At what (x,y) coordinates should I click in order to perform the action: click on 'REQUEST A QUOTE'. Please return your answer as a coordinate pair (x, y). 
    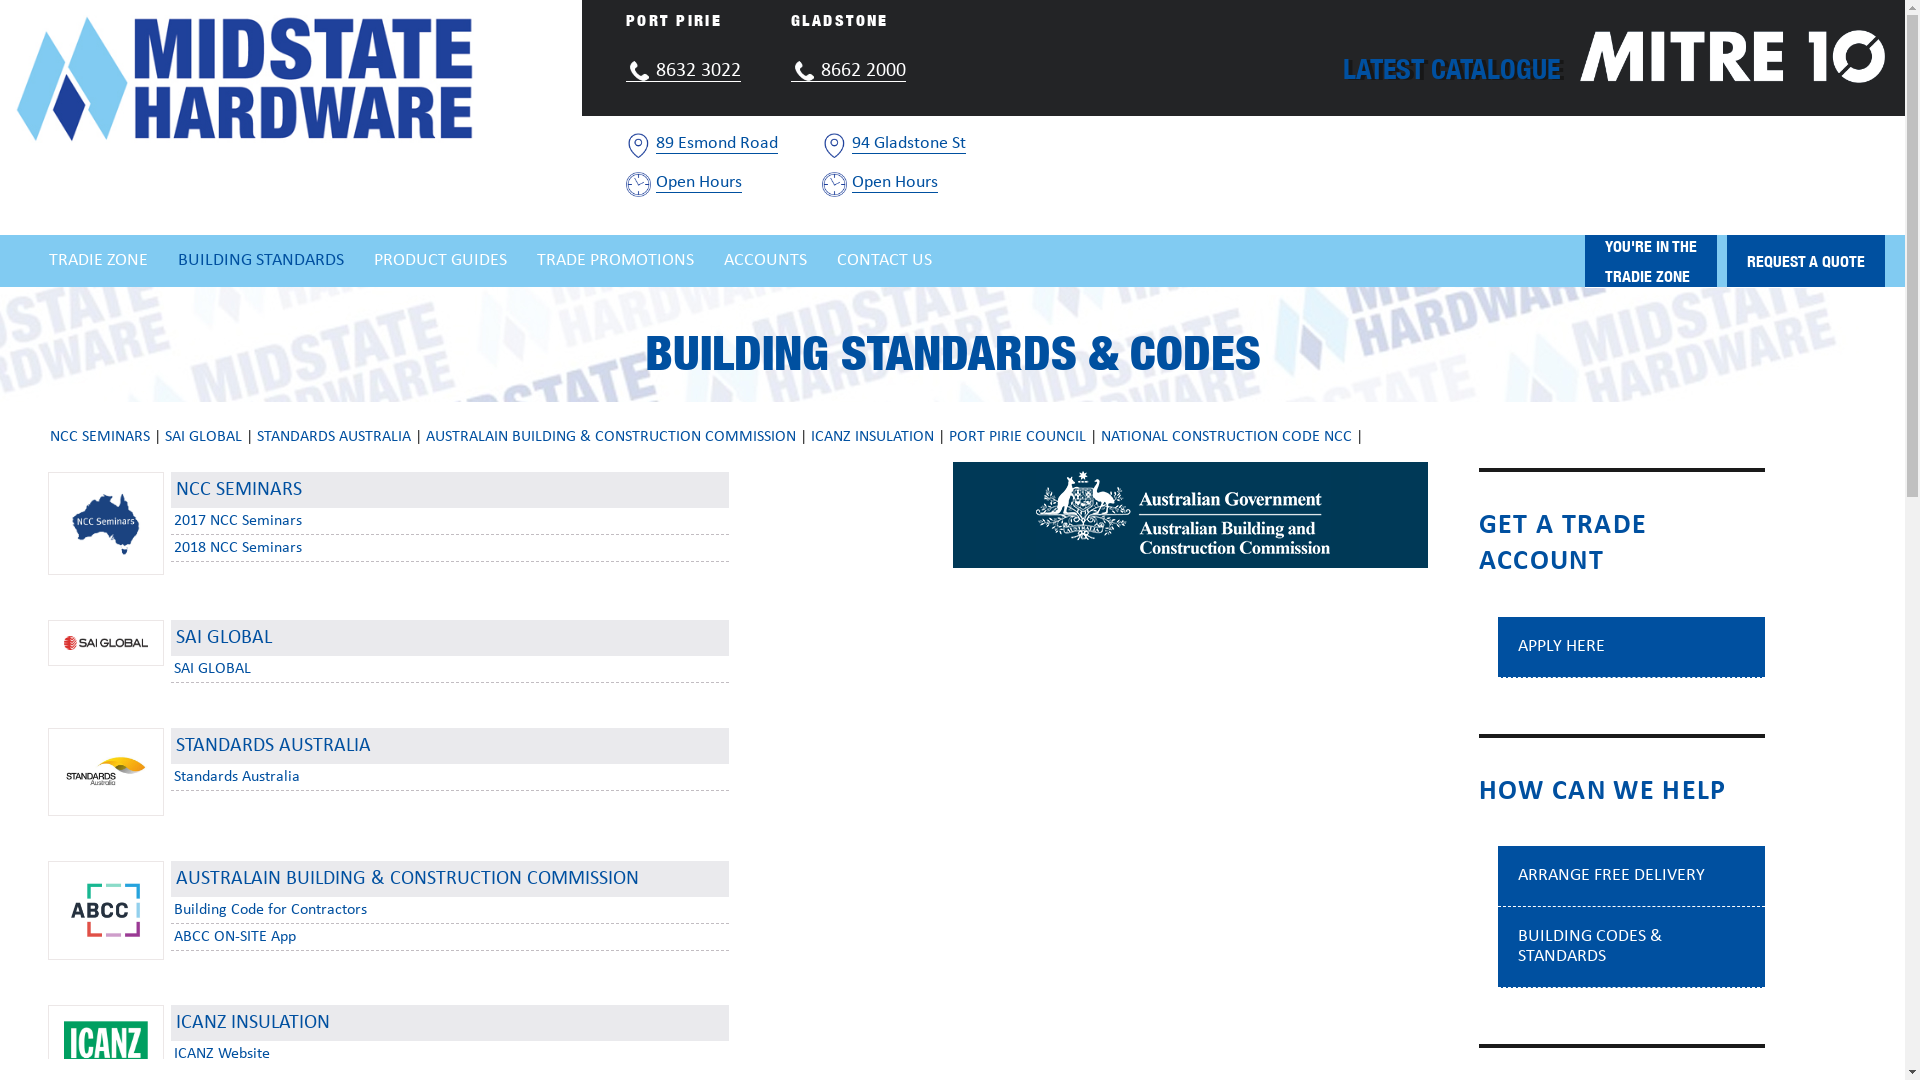
    Looking at the image, I should click on (1726, 260).